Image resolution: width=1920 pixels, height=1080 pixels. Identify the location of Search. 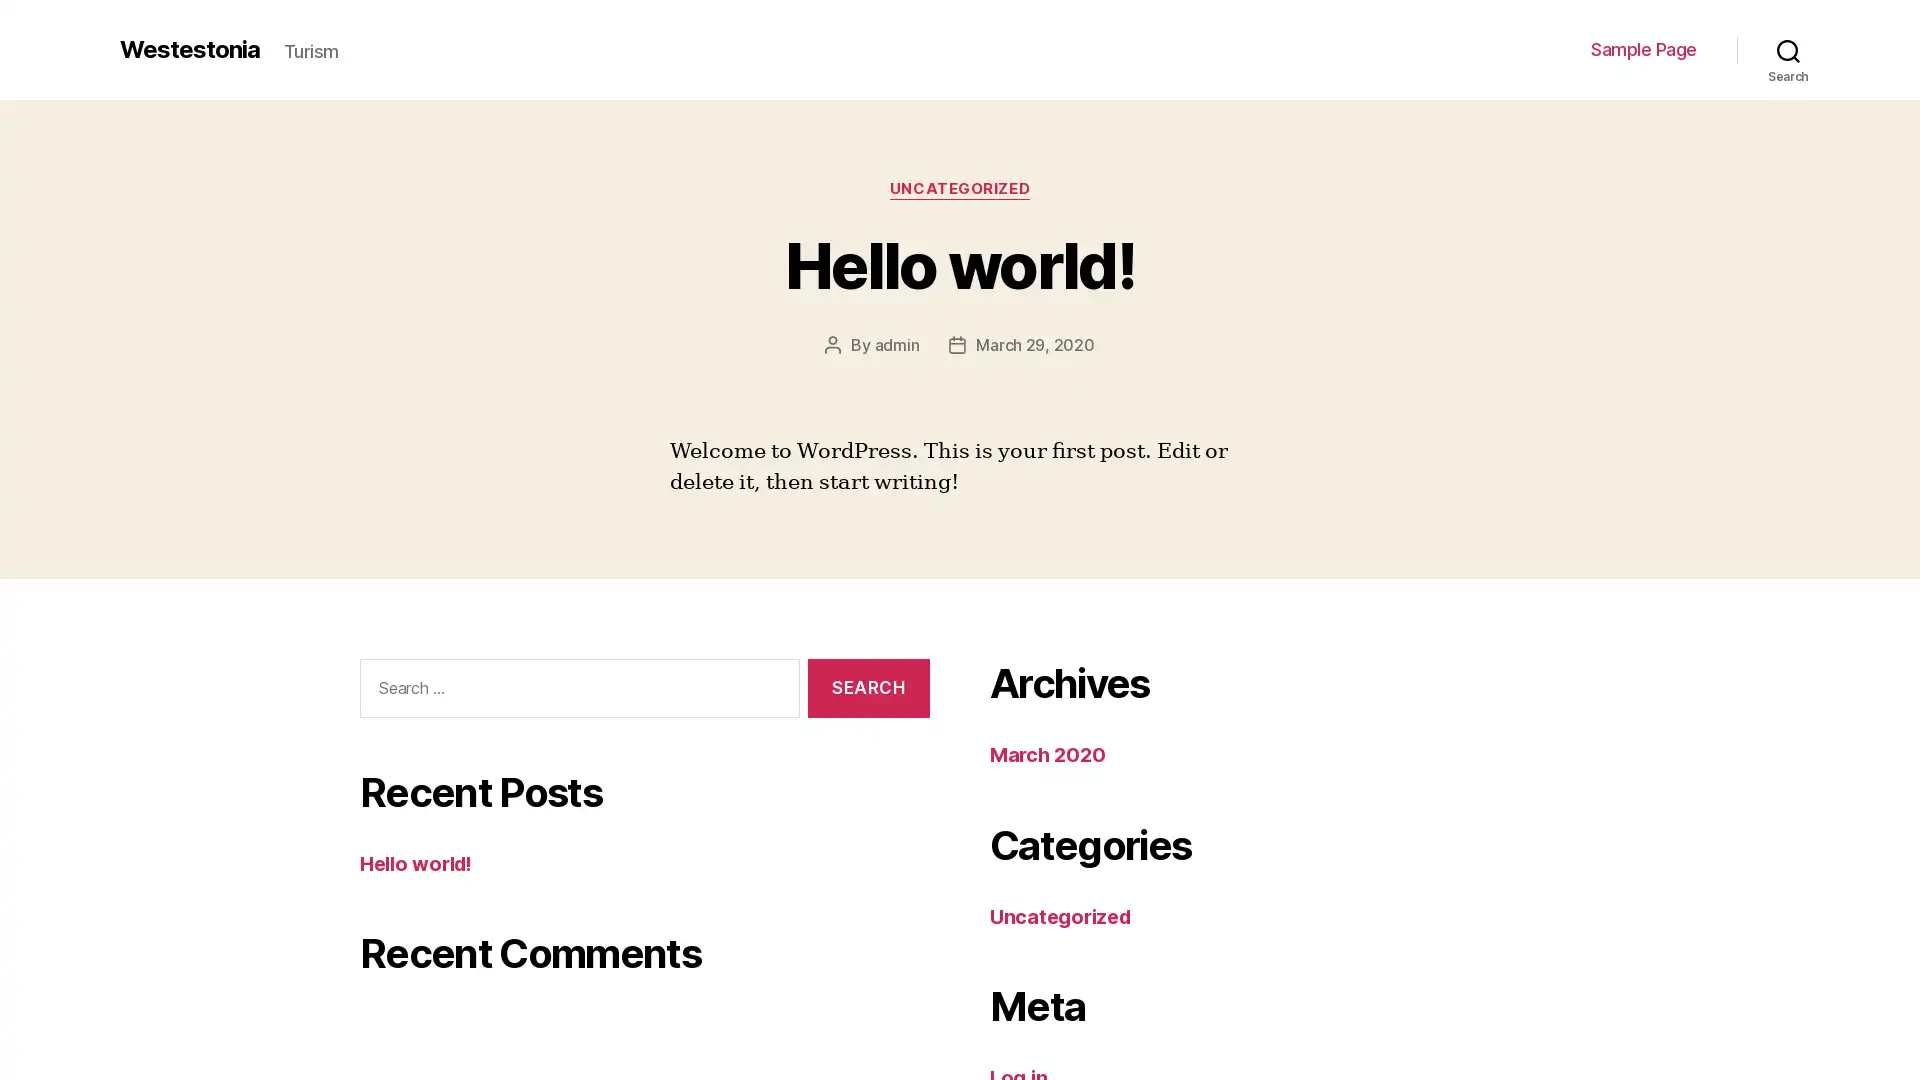
(868, 686).